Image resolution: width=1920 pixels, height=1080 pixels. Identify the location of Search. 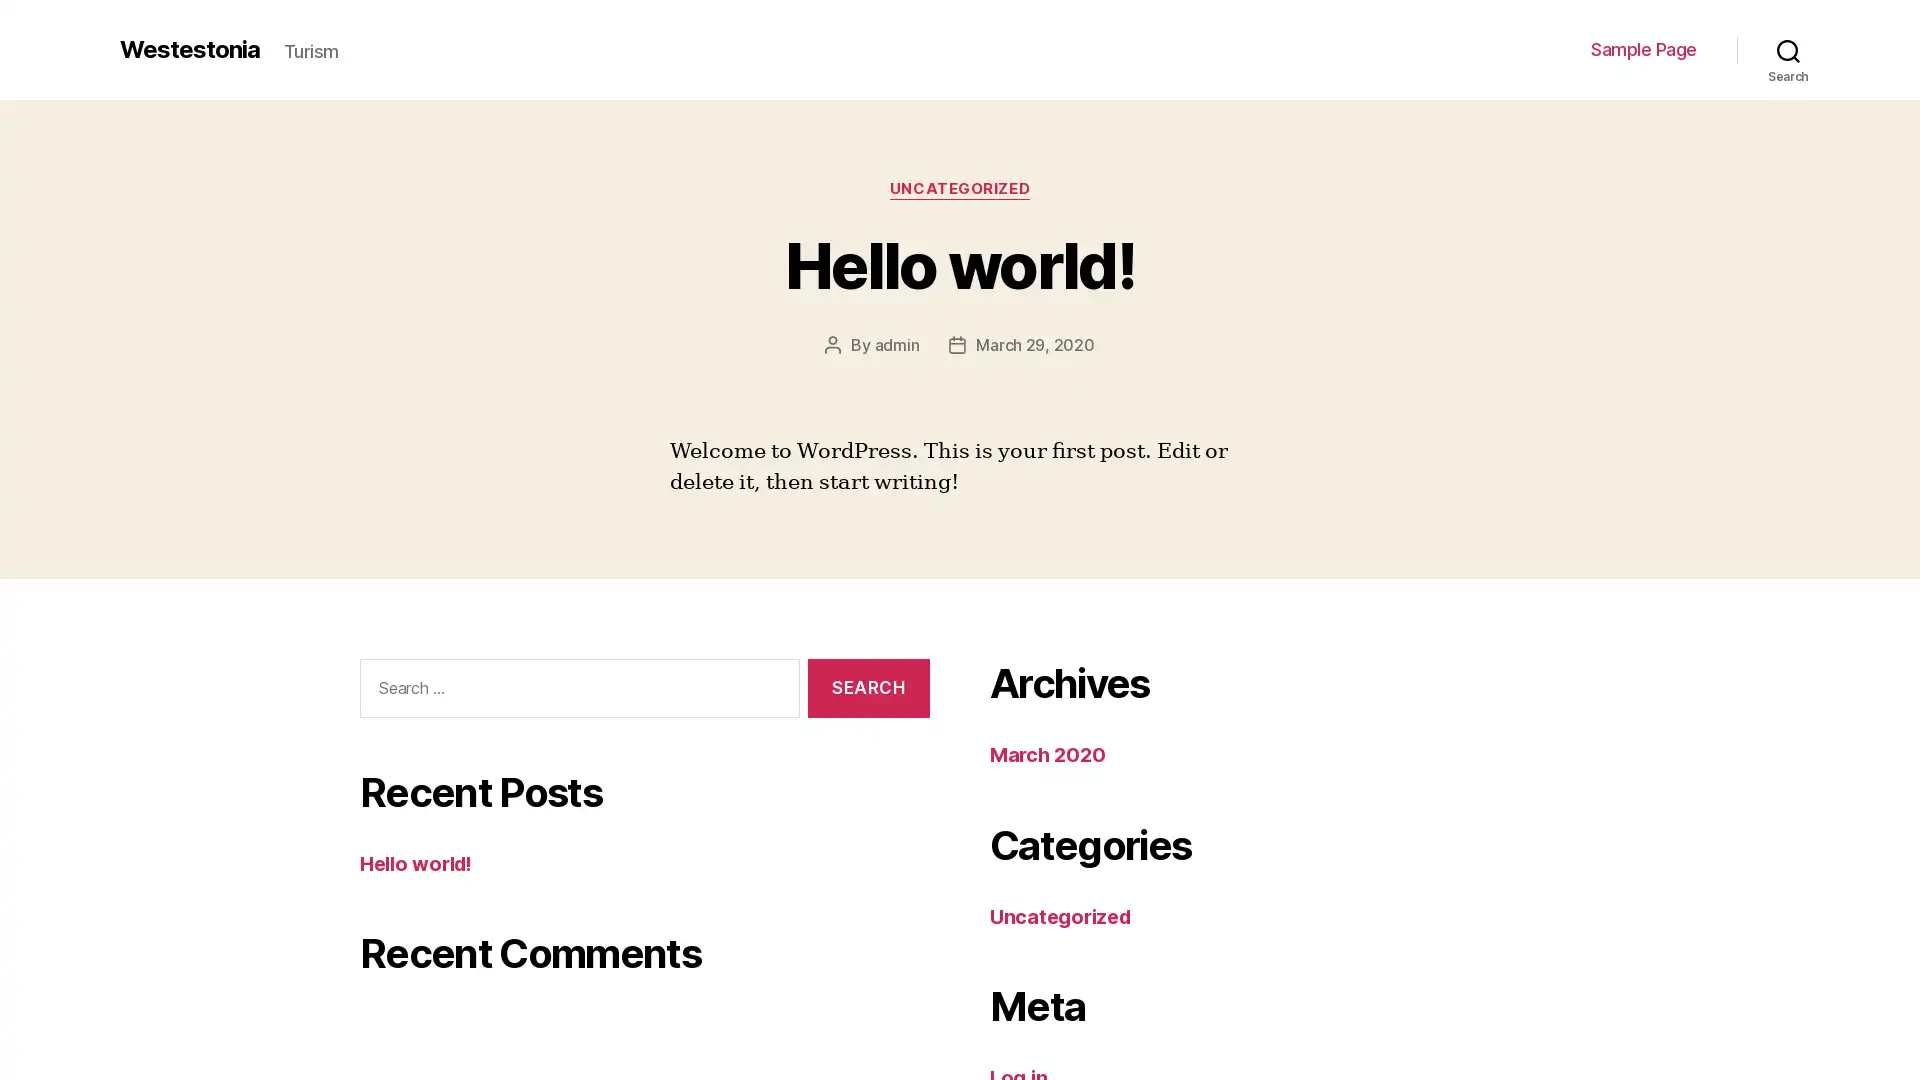
(868, 686).